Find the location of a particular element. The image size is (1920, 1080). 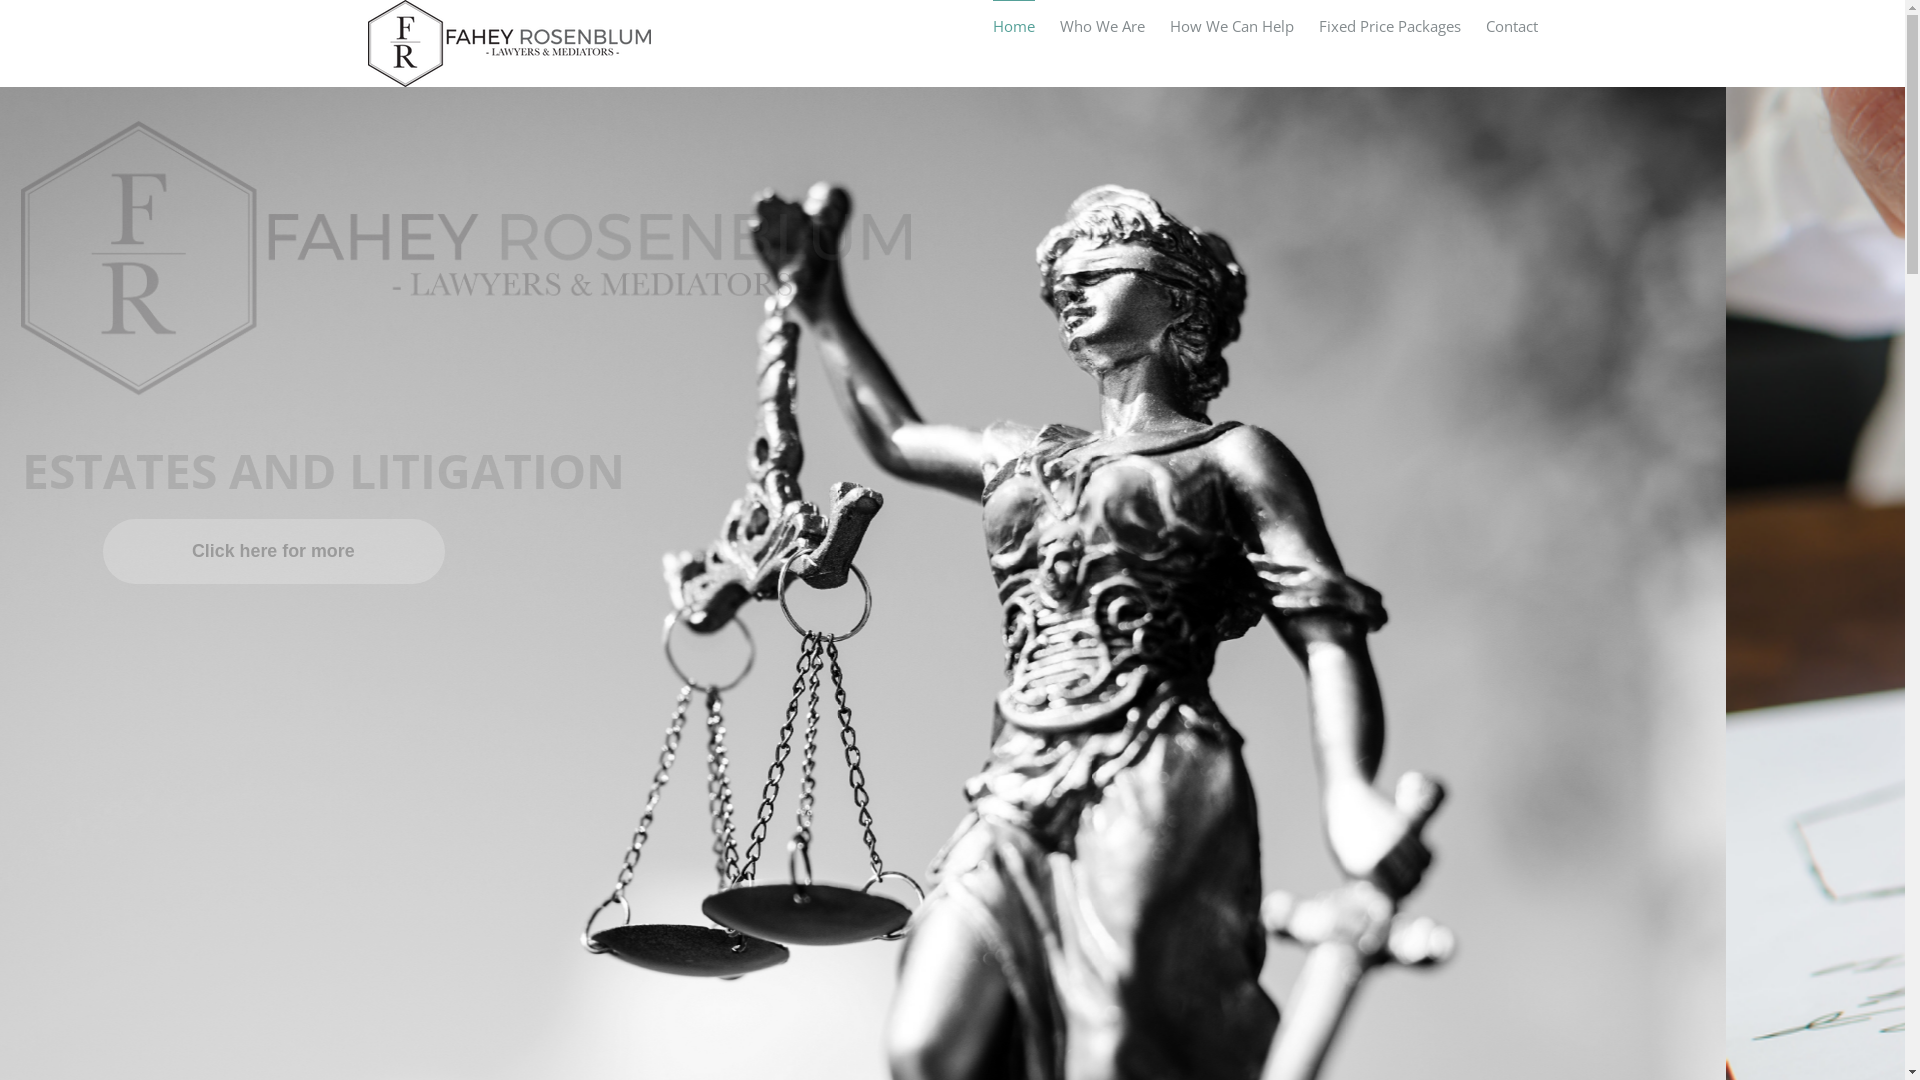

'Fixed Price Packages' is located at coordinates (1387, 25).